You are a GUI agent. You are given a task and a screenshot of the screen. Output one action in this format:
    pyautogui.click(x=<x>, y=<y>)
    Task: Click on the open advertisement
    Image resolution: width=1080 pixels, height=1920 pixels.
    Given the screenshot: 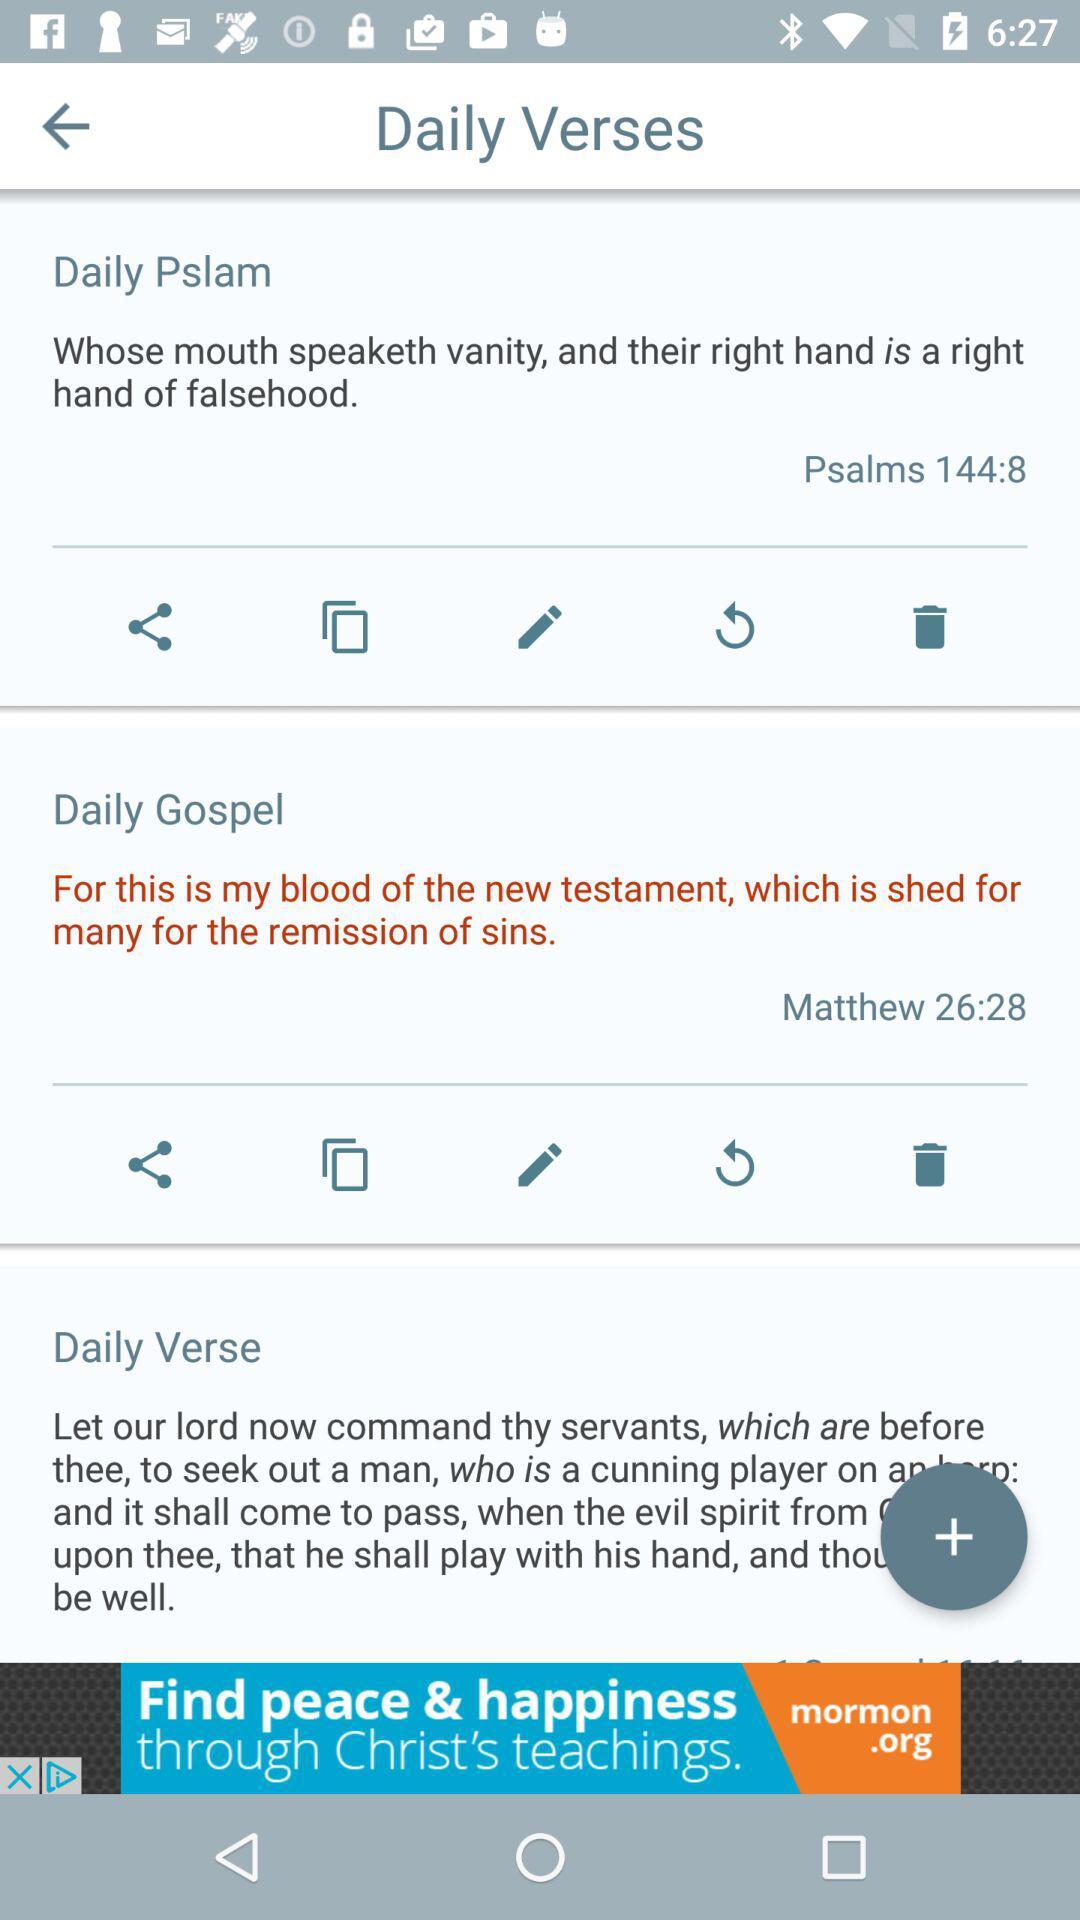 What is the action you would take?
    pyautogui.click(x=540, y=1727)
    